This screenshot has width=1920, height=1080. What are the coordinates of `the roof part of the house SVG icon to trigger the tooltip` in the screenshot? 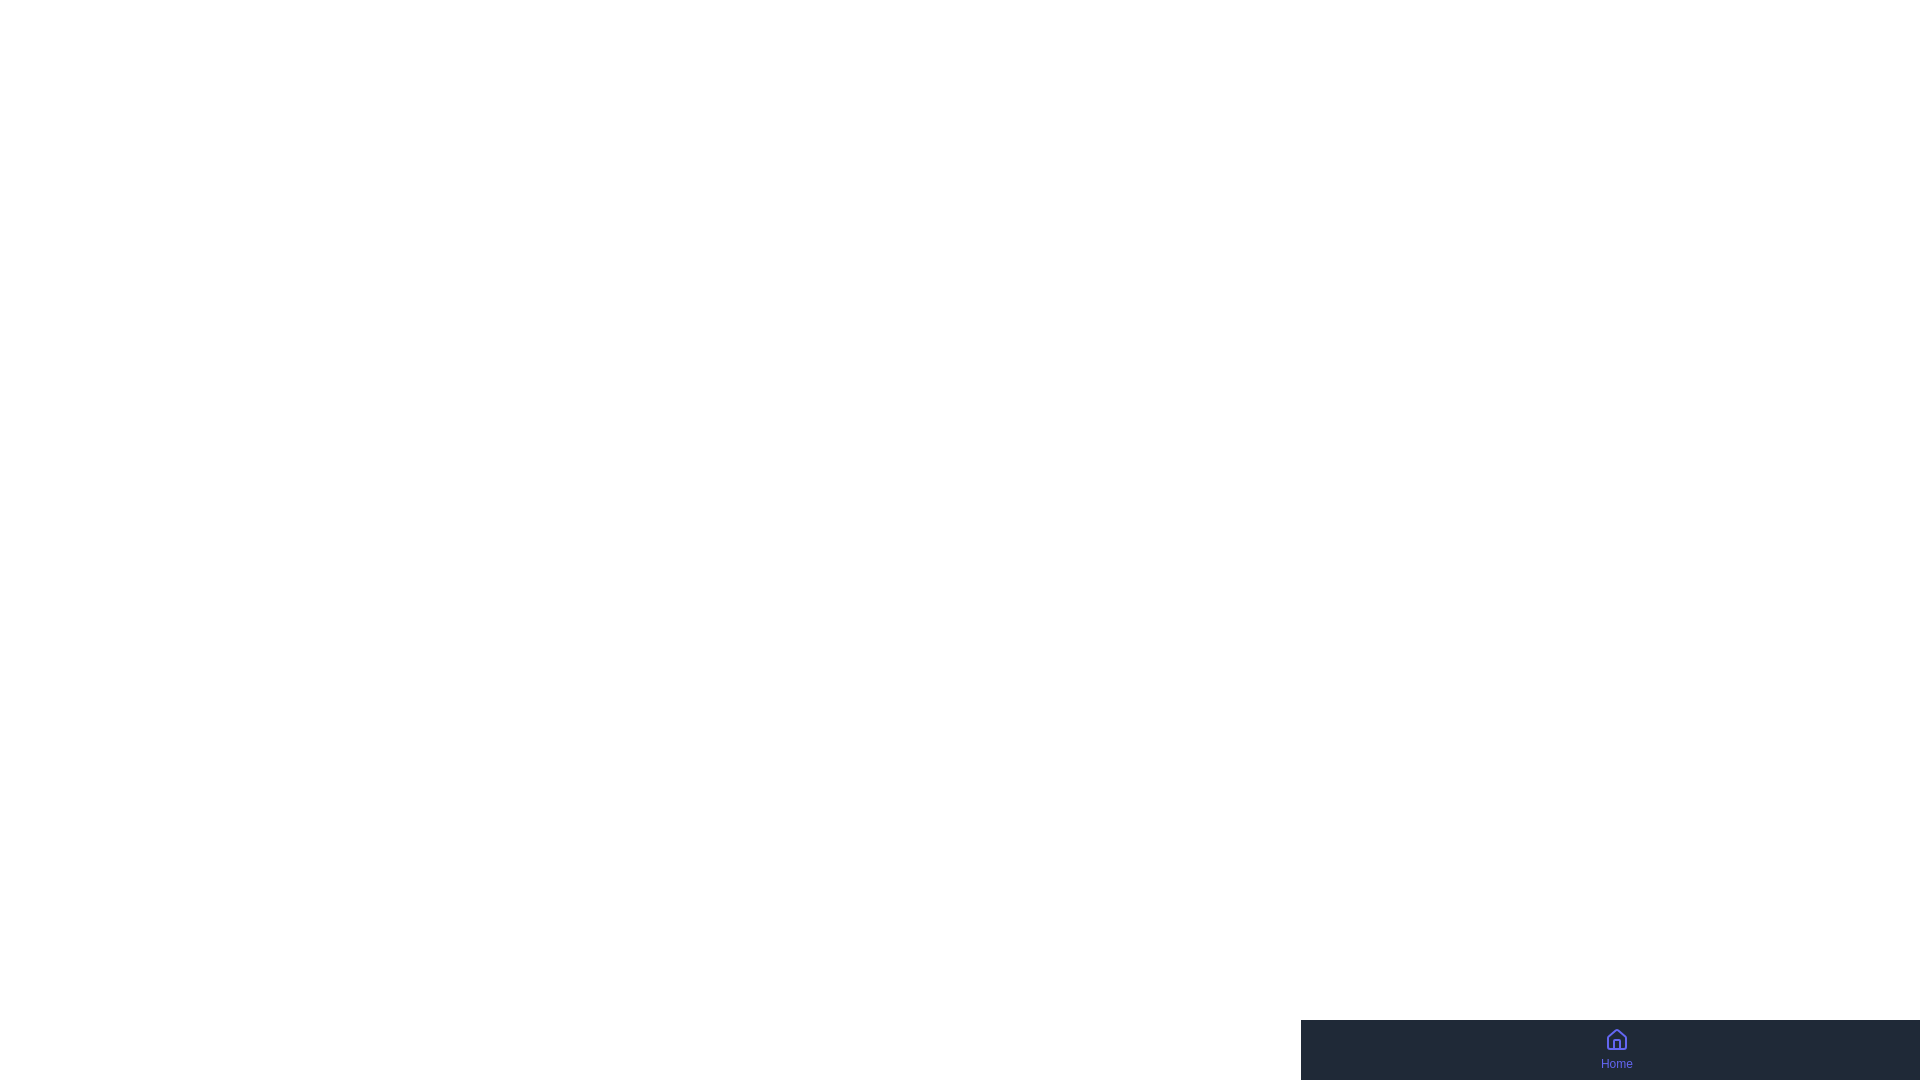 It's located at (1616, 1038).